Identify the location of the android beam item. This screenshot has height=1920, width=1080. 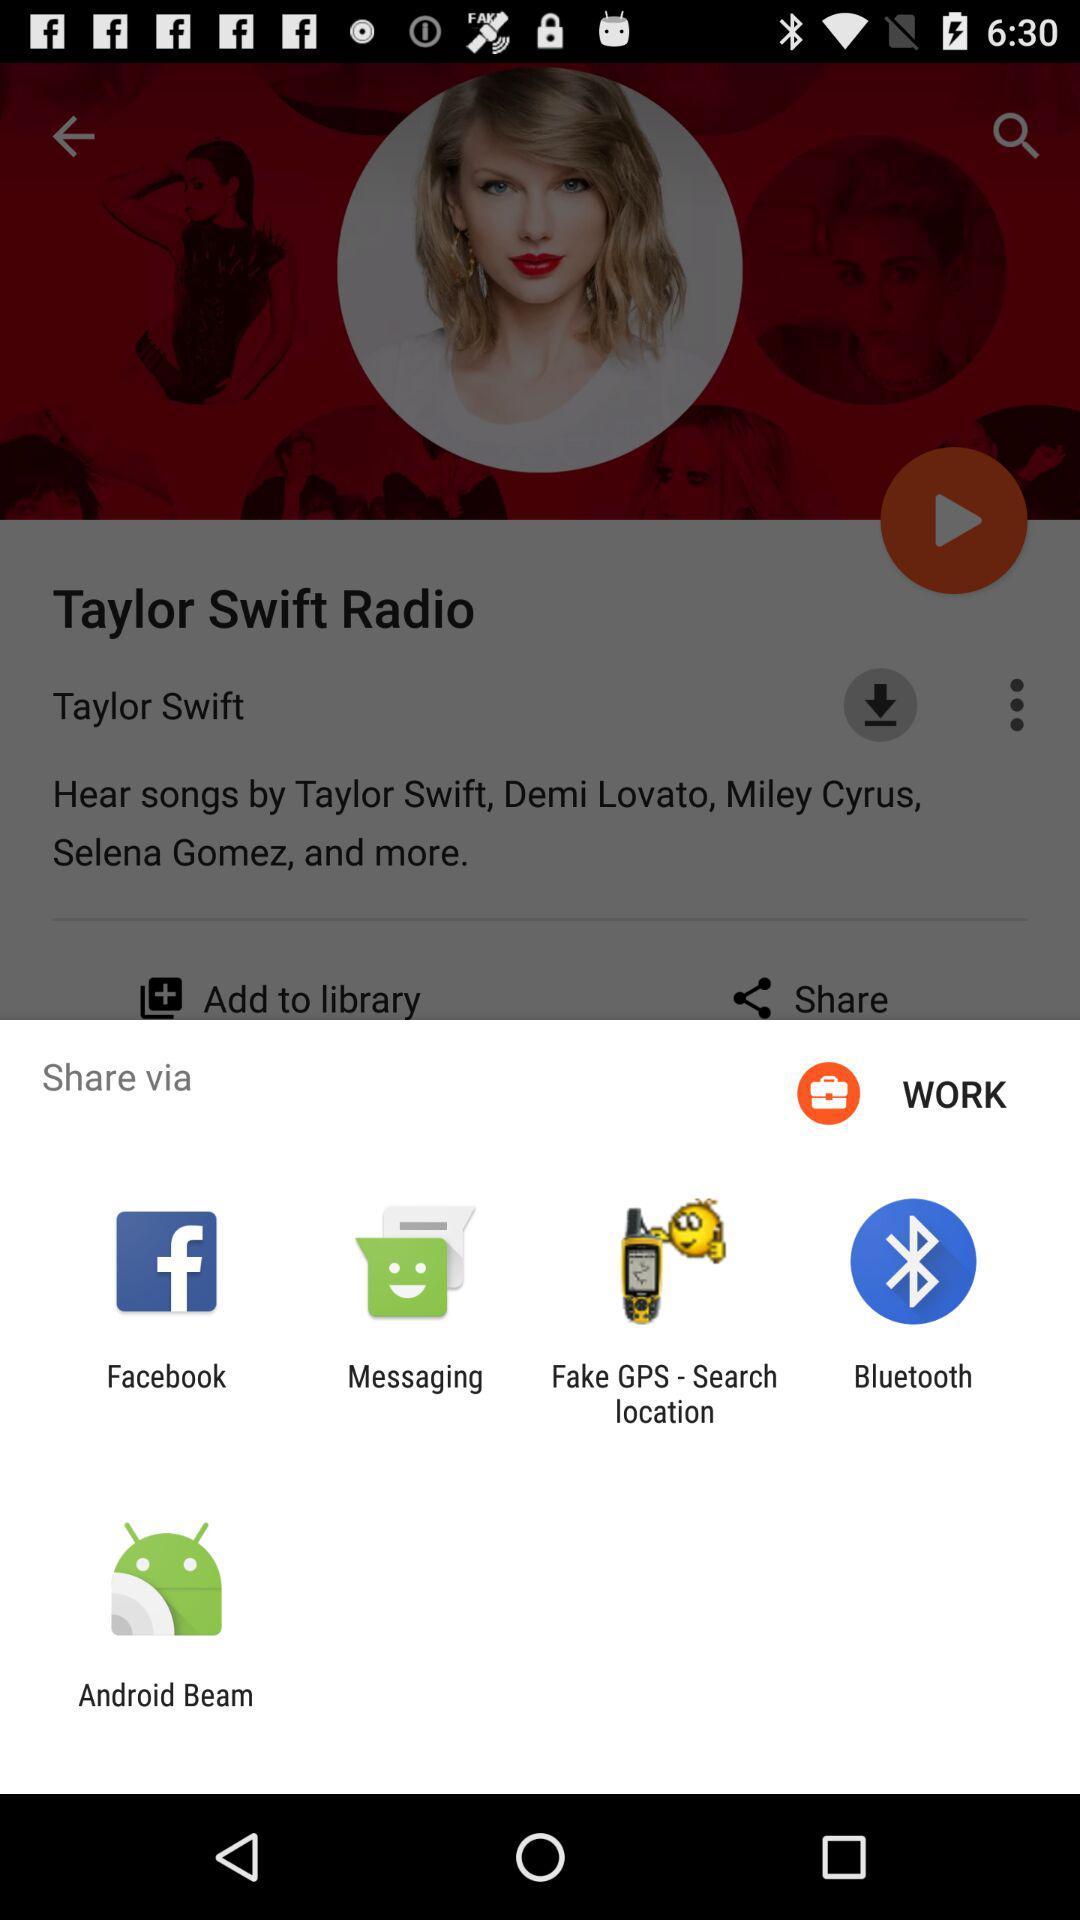
(165, 1711).